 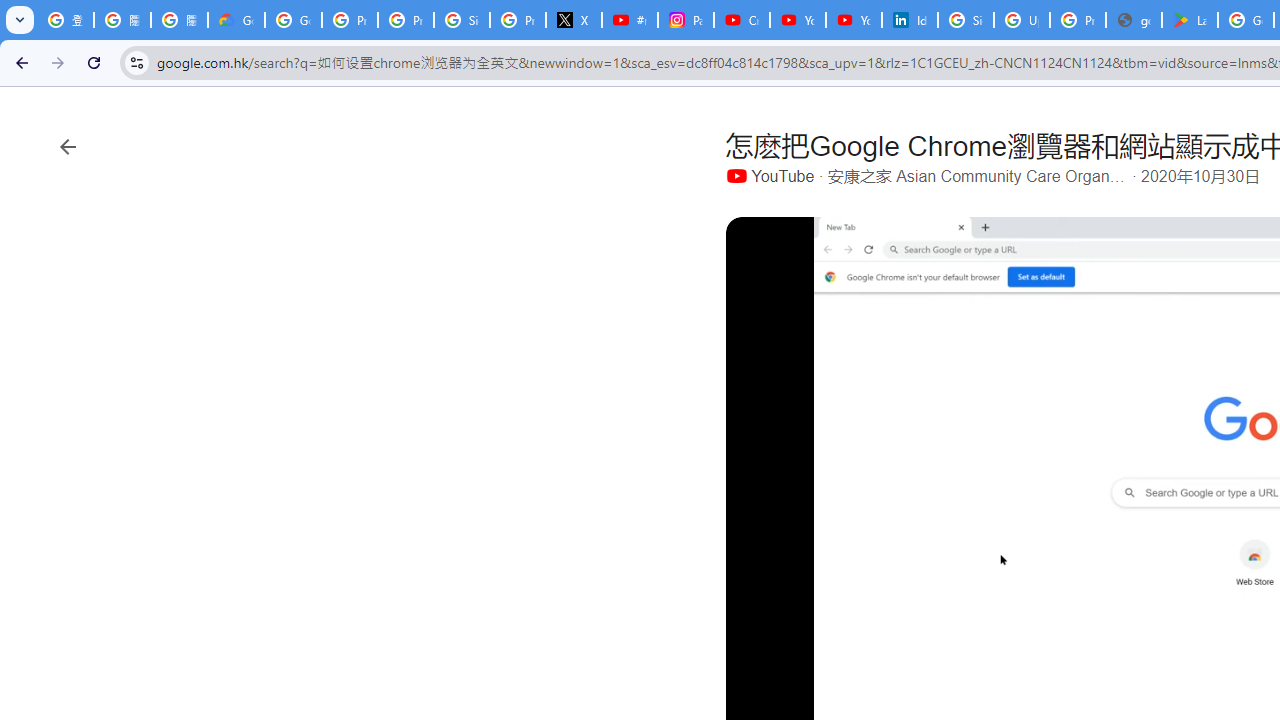 I want to click on '#nbabasketballhighlights - YouTube', so click(x=628, y=20).